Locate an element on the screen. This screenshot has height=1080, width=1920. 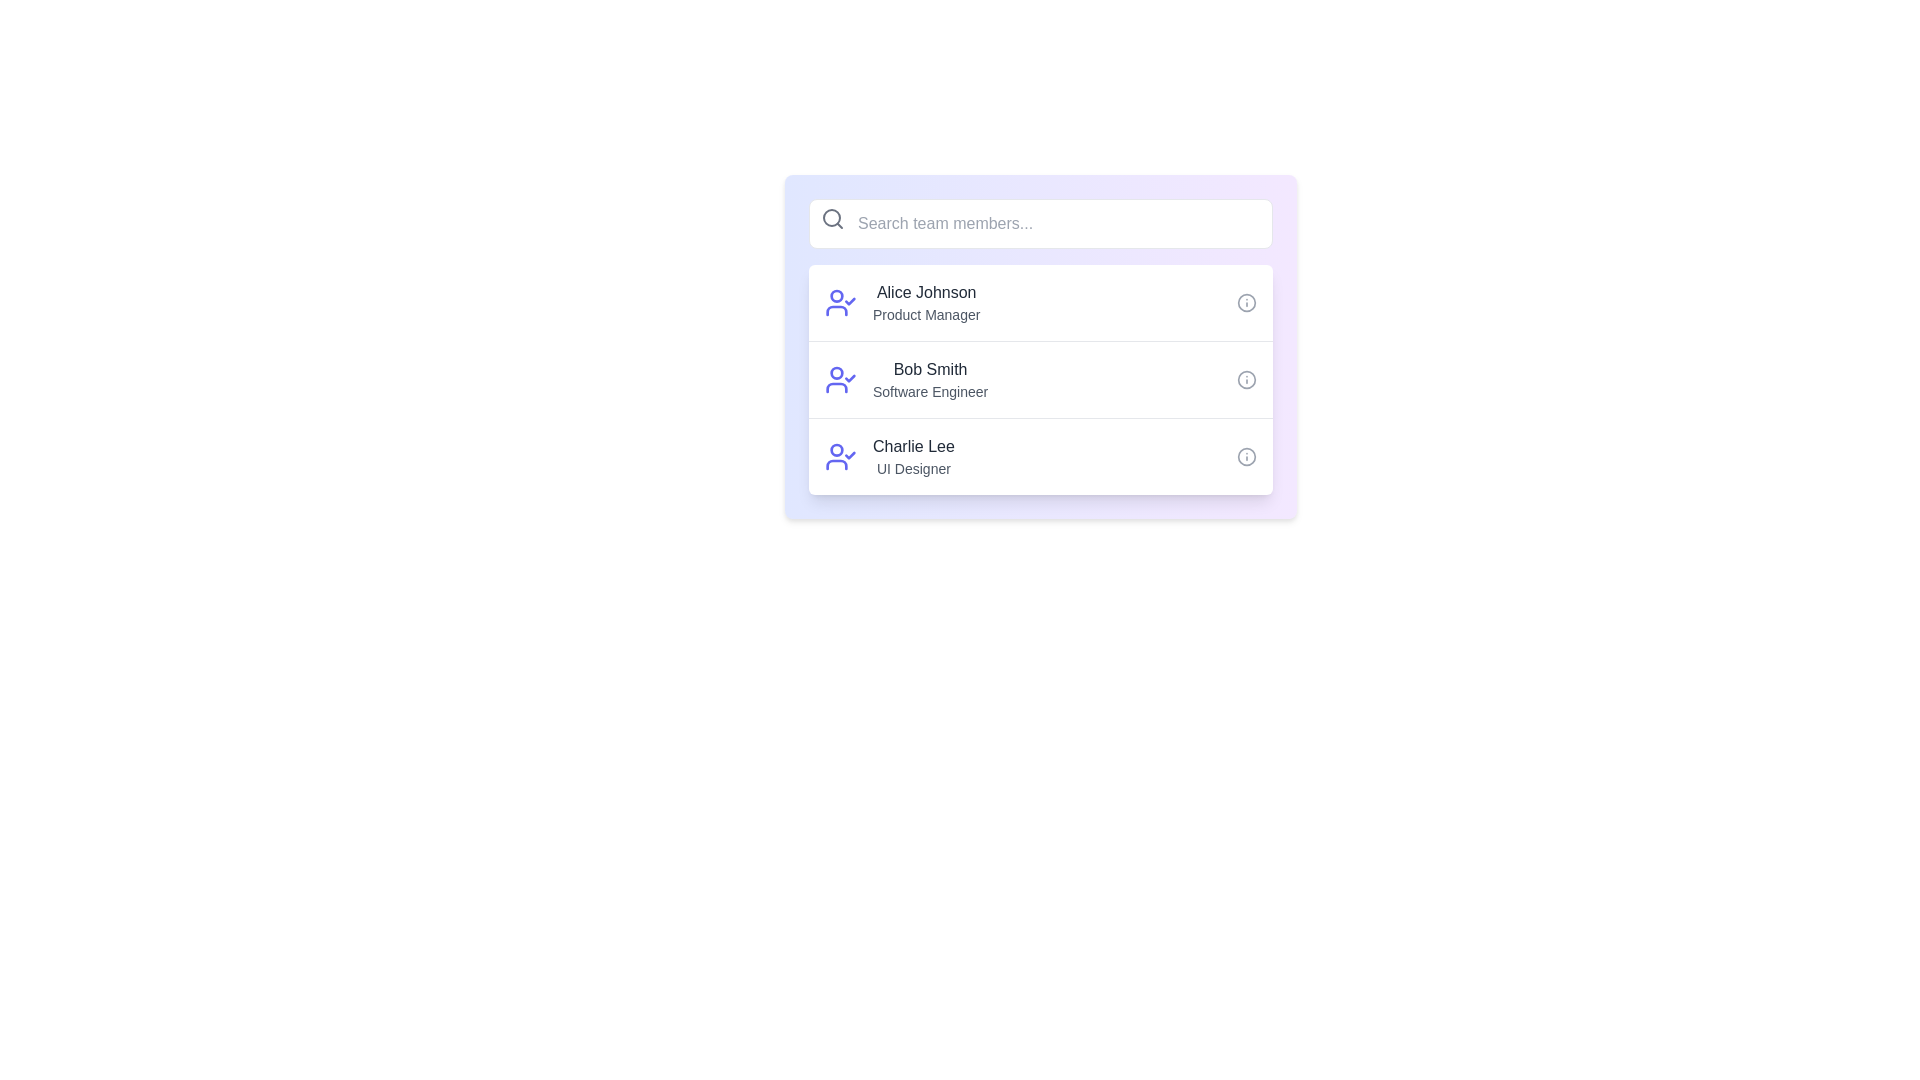
the Text label displaying 'Software Engineer' which is styled as secondary information and is positioned below the name 'Bob Smith' is located at coordinates (929, 392).